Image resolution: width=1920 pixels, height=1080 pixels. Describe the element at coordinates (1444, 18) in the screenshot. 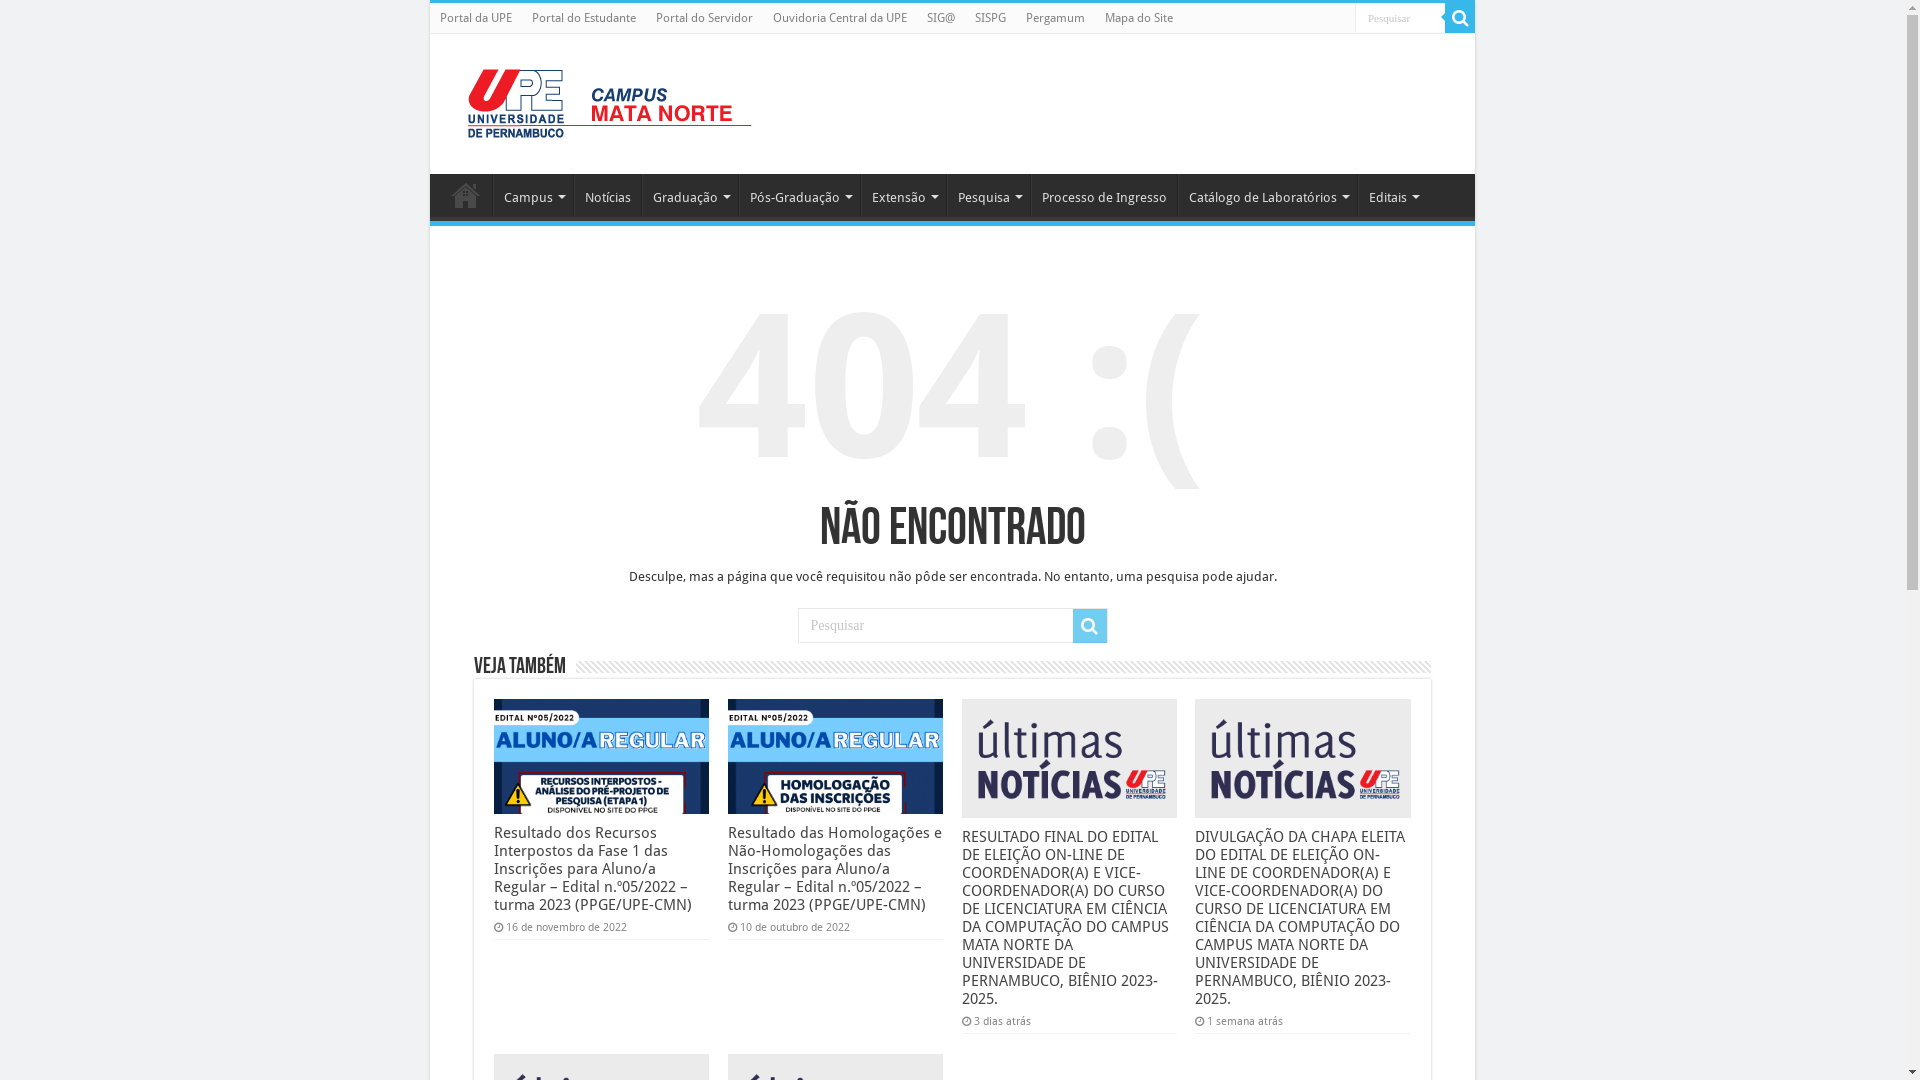

I see `'Pesquisar'` at that location.